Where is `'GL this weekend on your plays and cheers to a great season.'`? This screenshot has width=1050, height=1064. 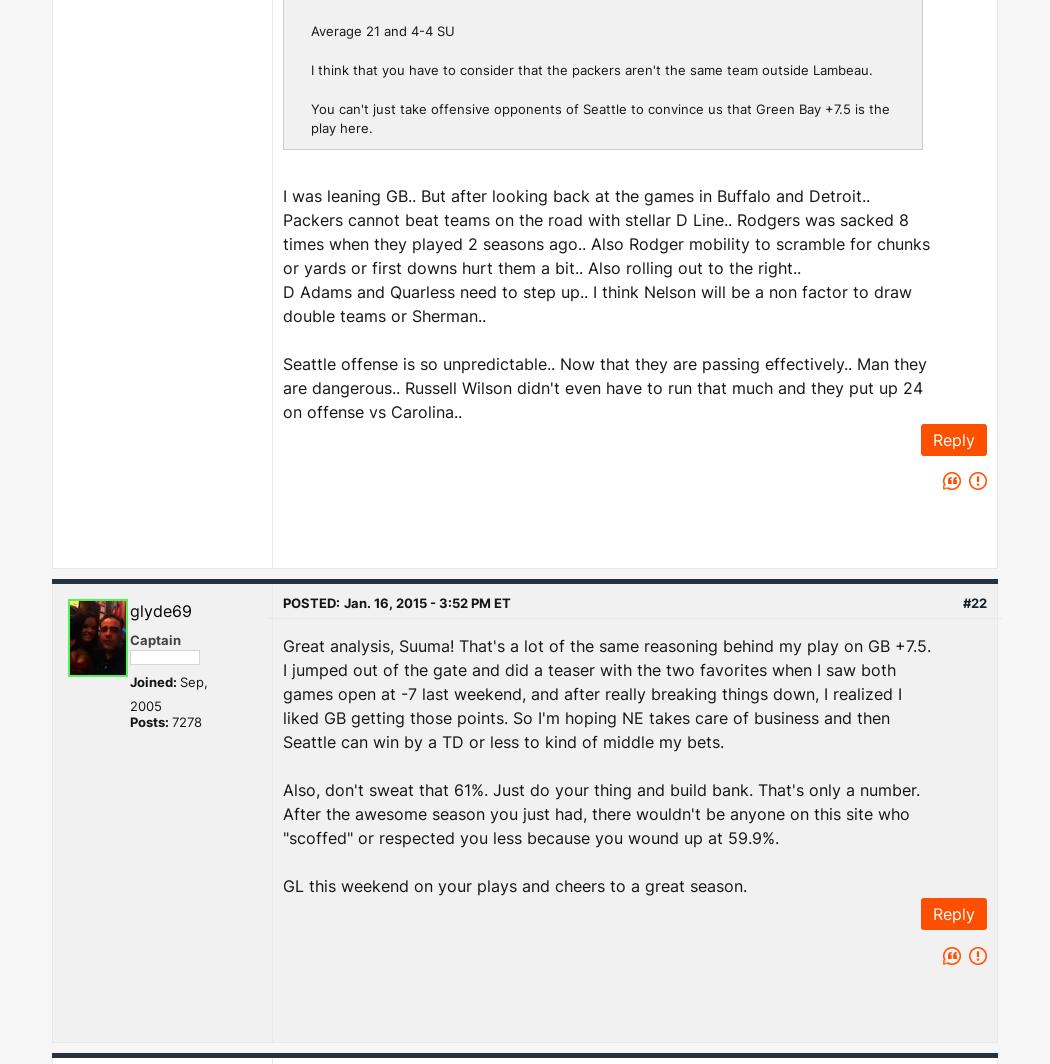 'GL this weekend on your plays and cheers to a great season.' is located at coordinates (281, 885).